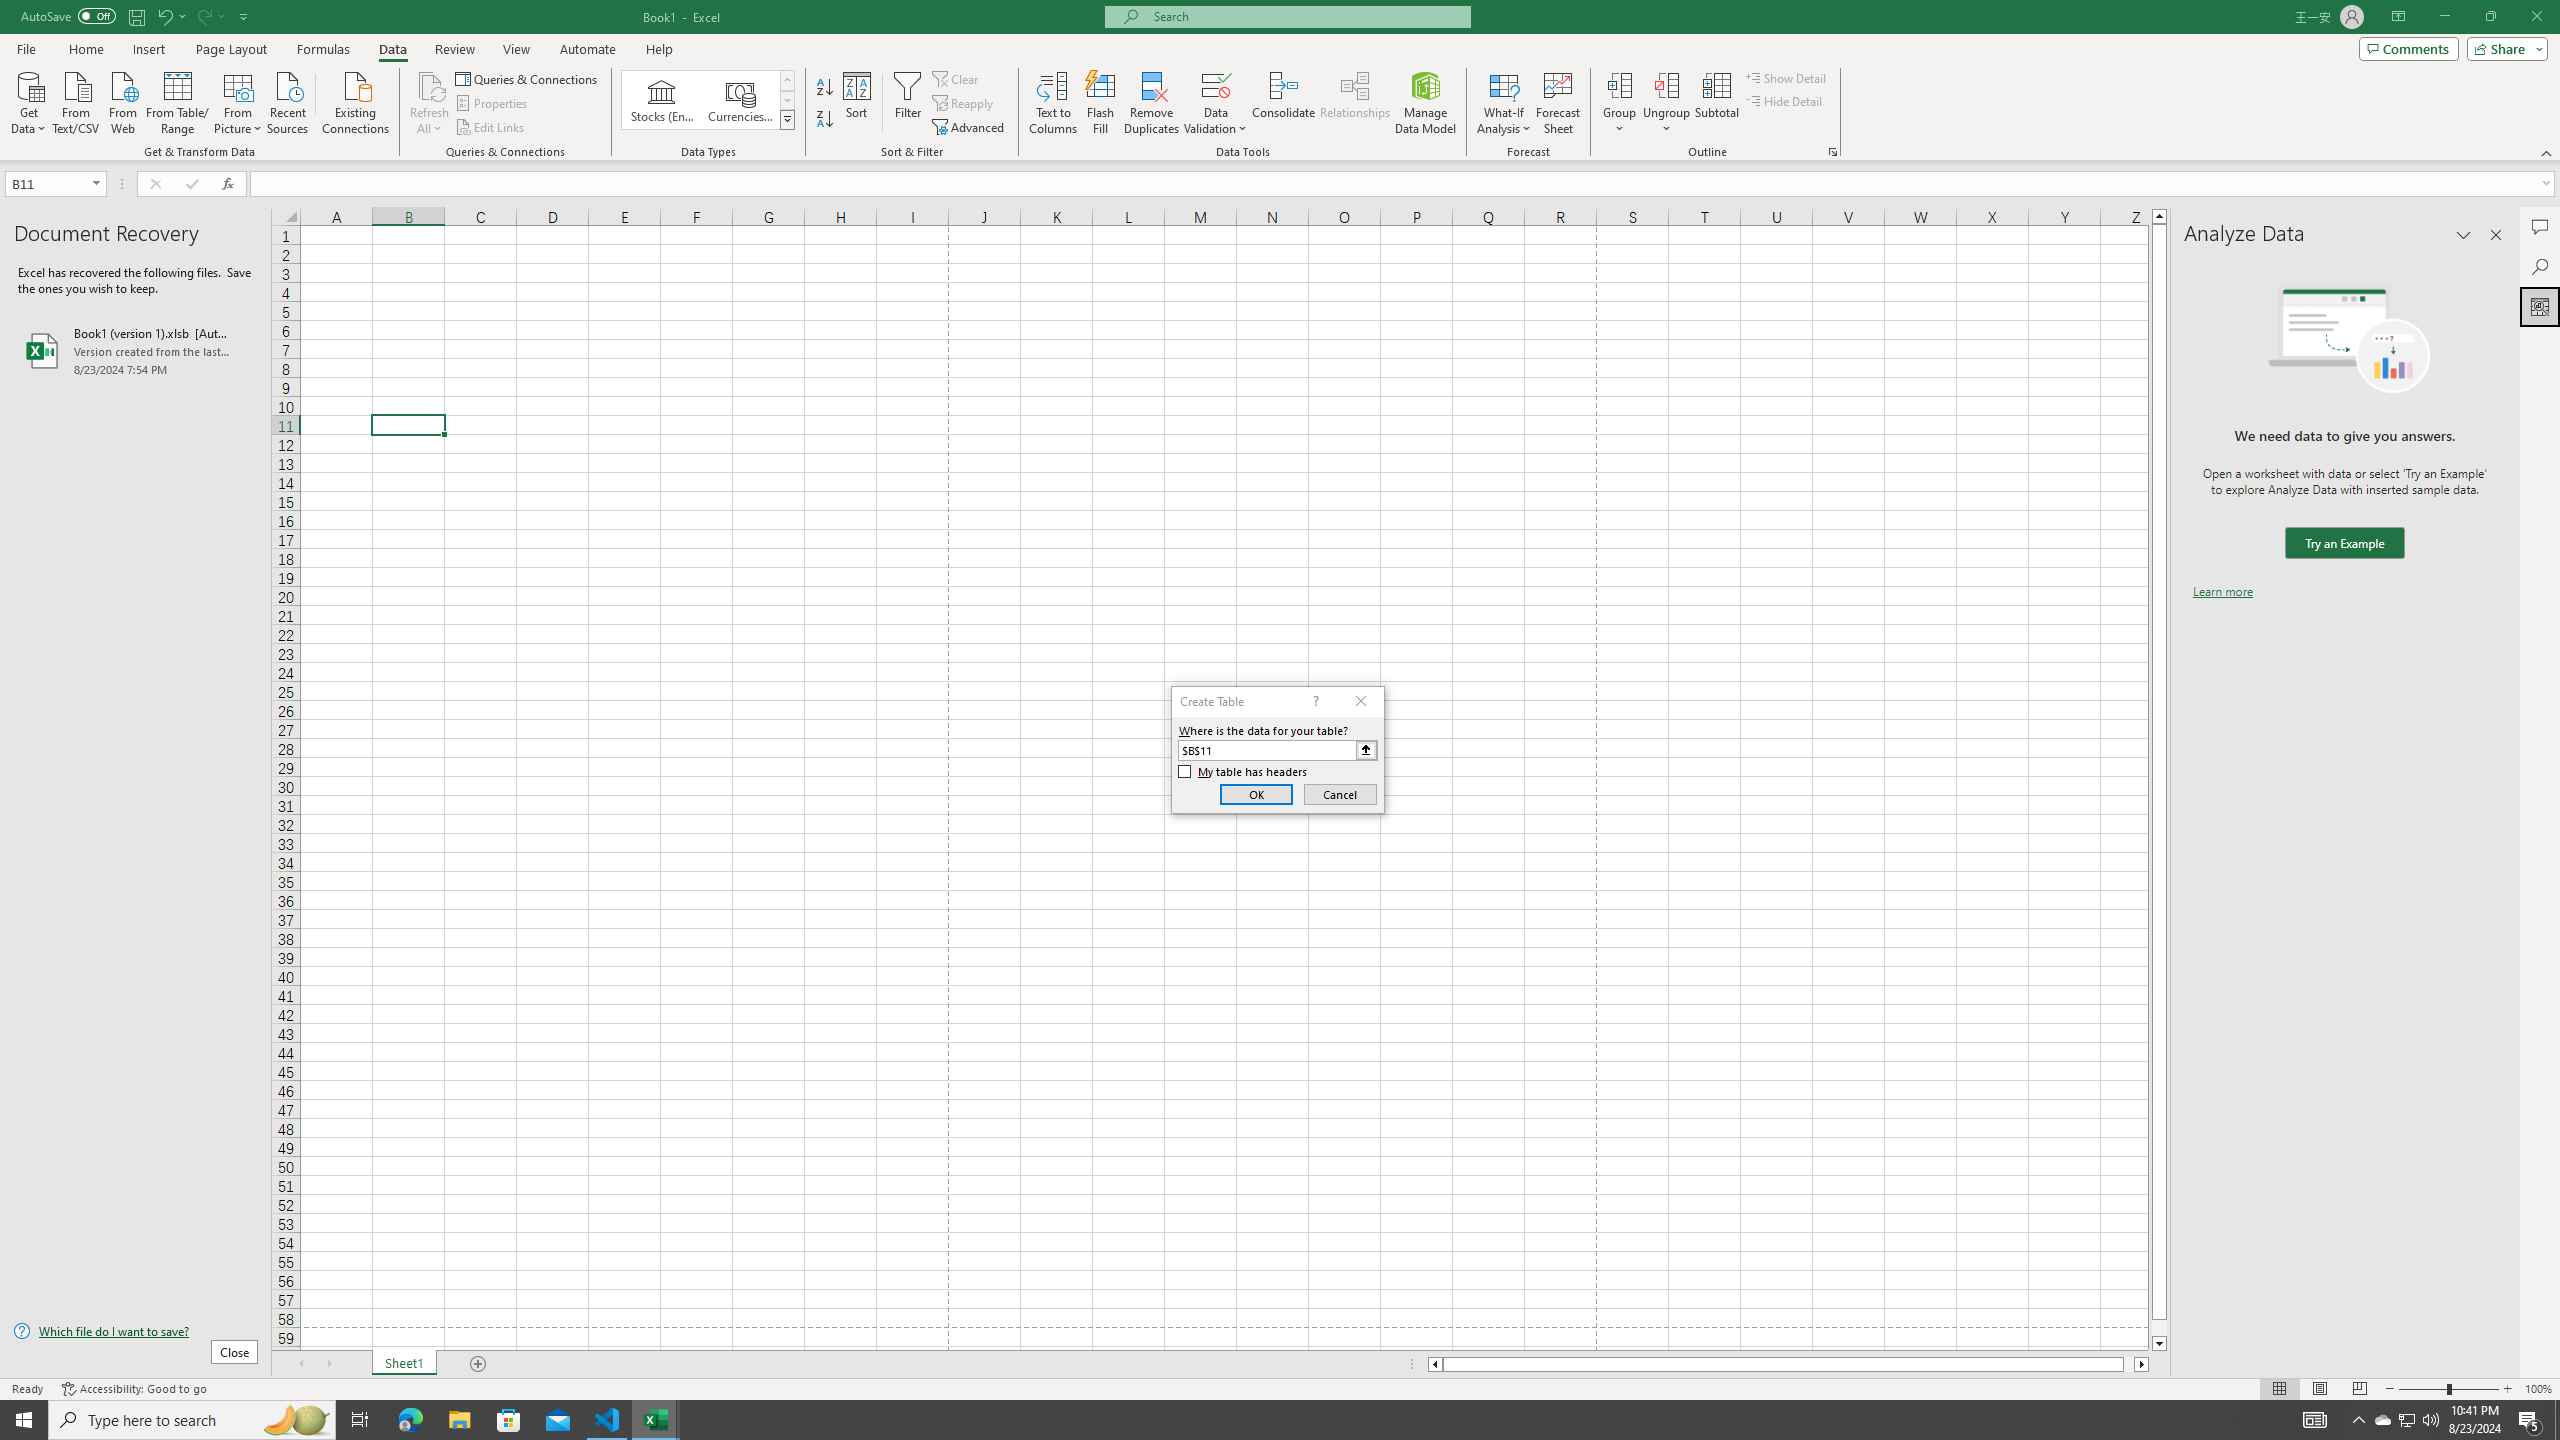  Describe the element at coordinates (1283, 103) in the screenshot. I see `'Consolidate...'` at that location.